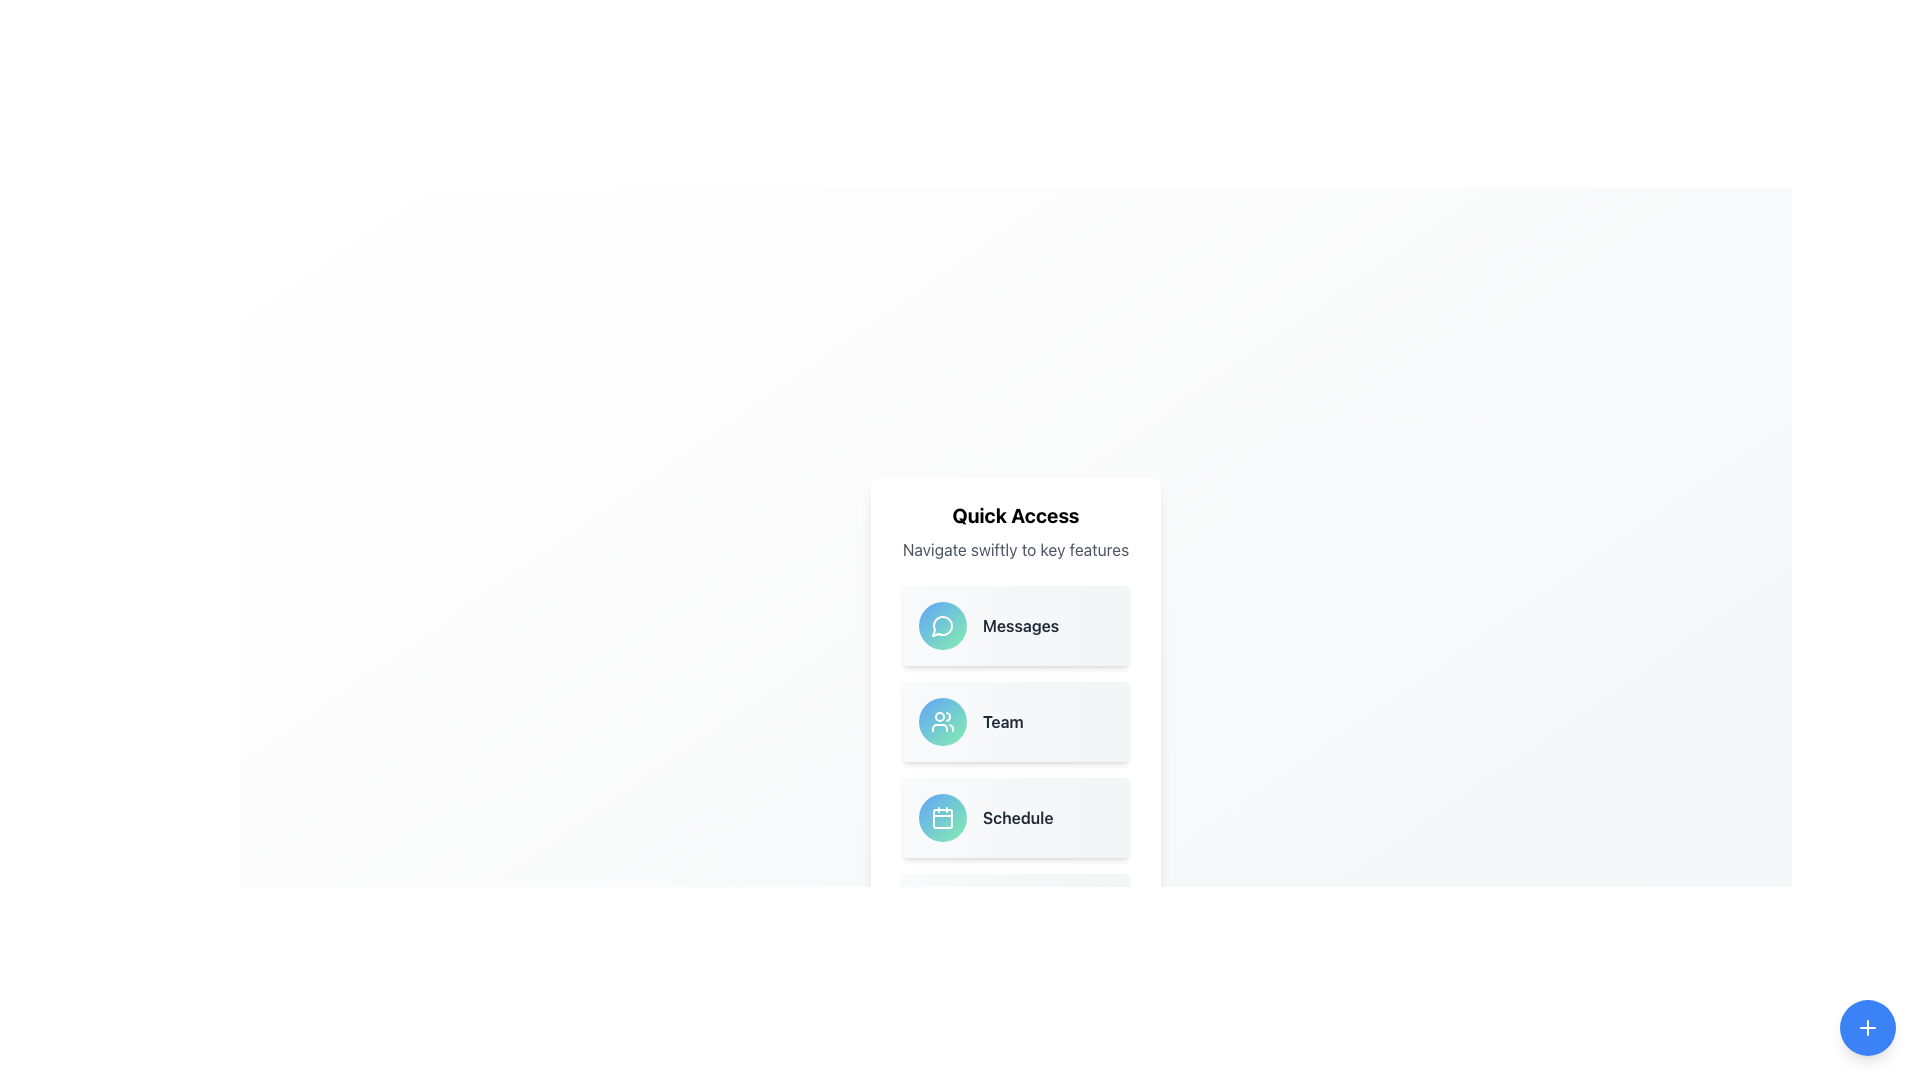  I want to click on the 'Schedule' button located in the vertical list of cards under the 'Quick Access' heading, so click(1016, 817).